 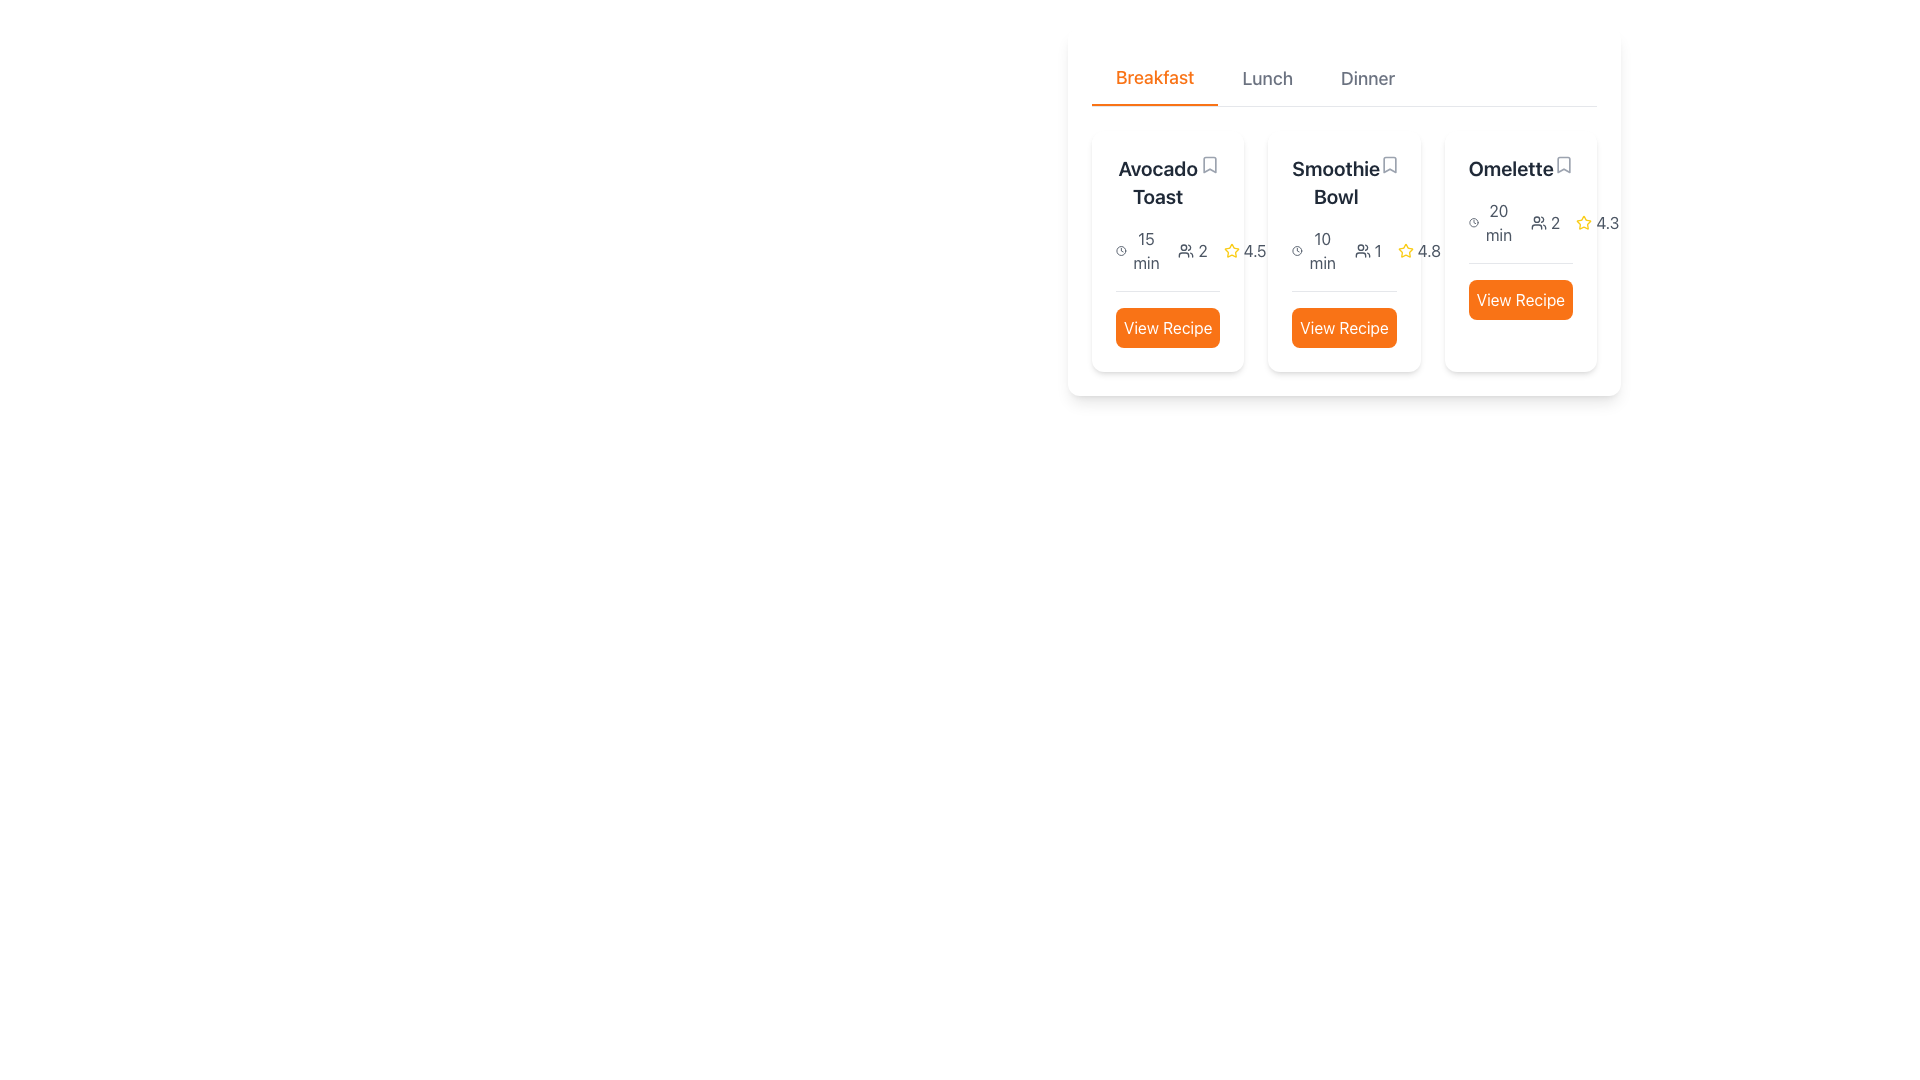 I want to click on text displayed in the header of the second recipe card, which identifies the recipe title, so click(x=1336, y=182).